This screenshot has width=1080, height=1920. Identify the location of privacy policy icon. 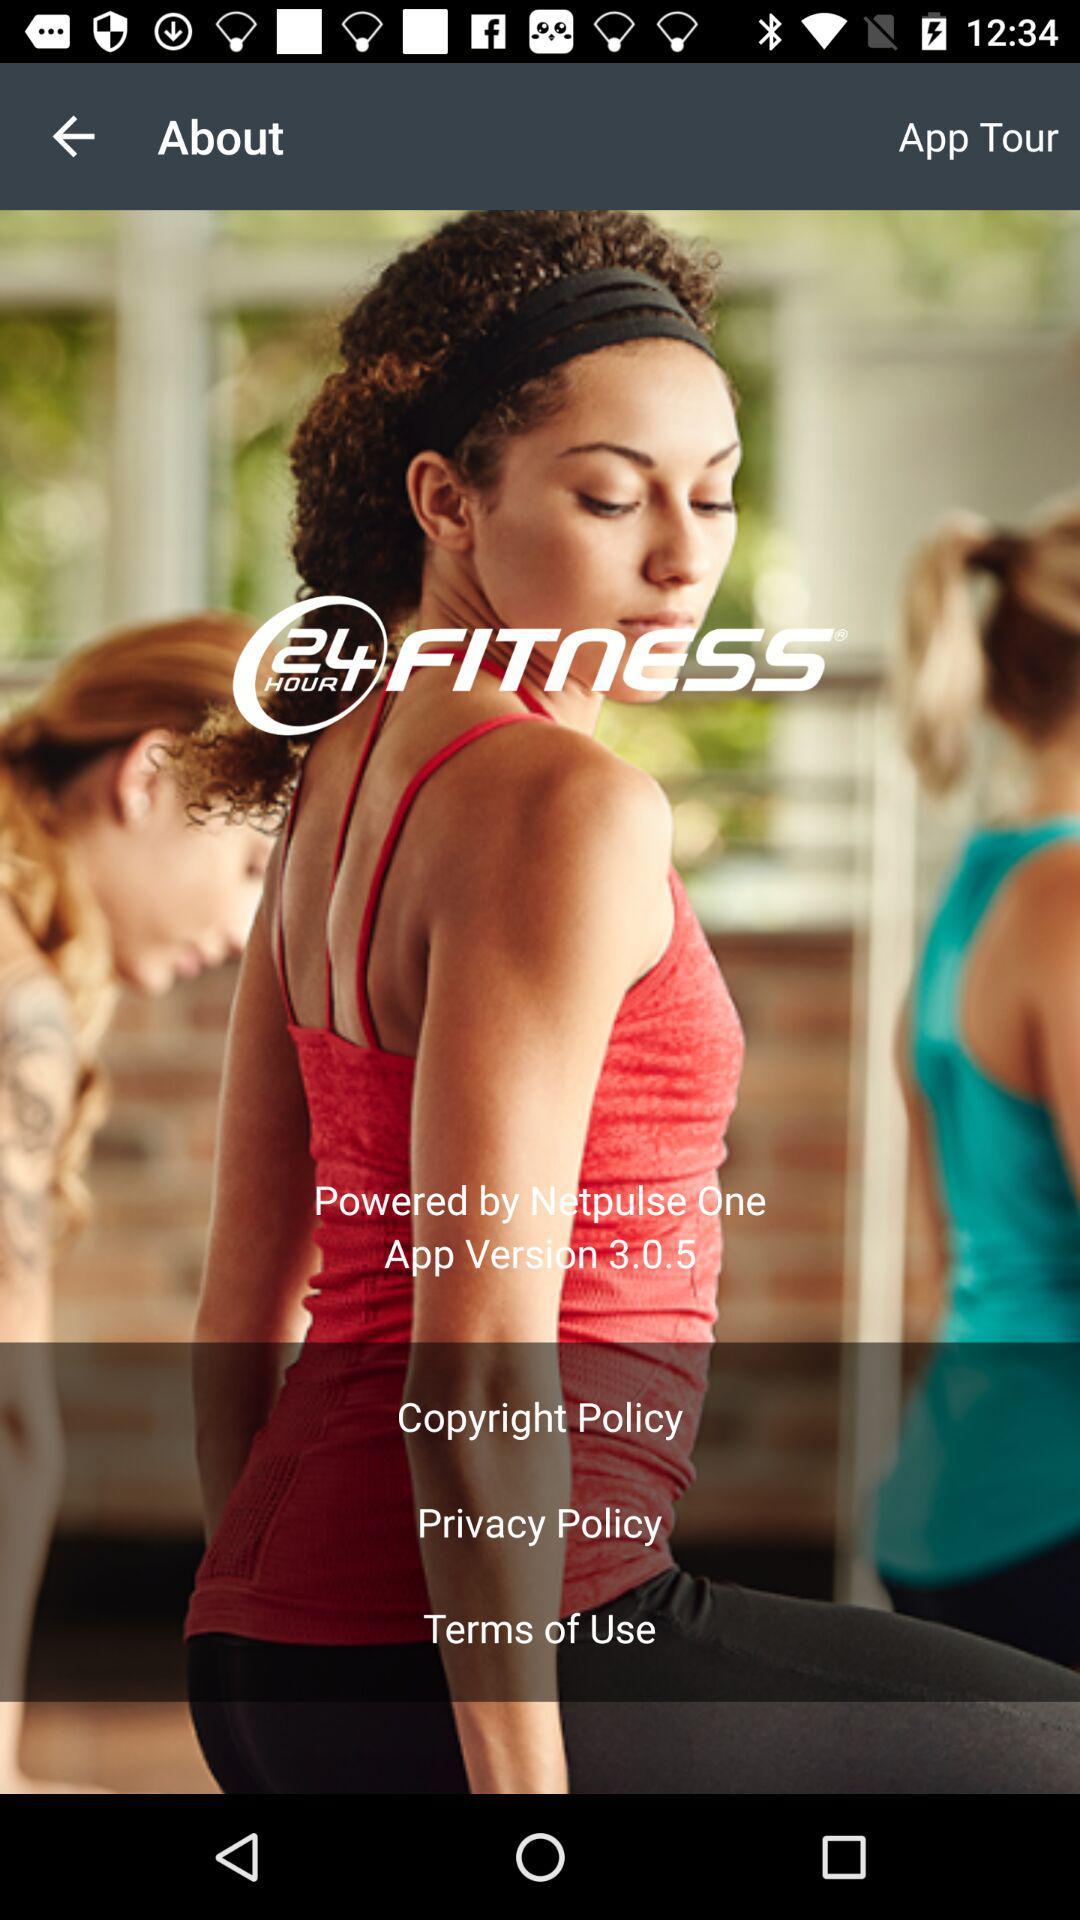
(538, 1521).